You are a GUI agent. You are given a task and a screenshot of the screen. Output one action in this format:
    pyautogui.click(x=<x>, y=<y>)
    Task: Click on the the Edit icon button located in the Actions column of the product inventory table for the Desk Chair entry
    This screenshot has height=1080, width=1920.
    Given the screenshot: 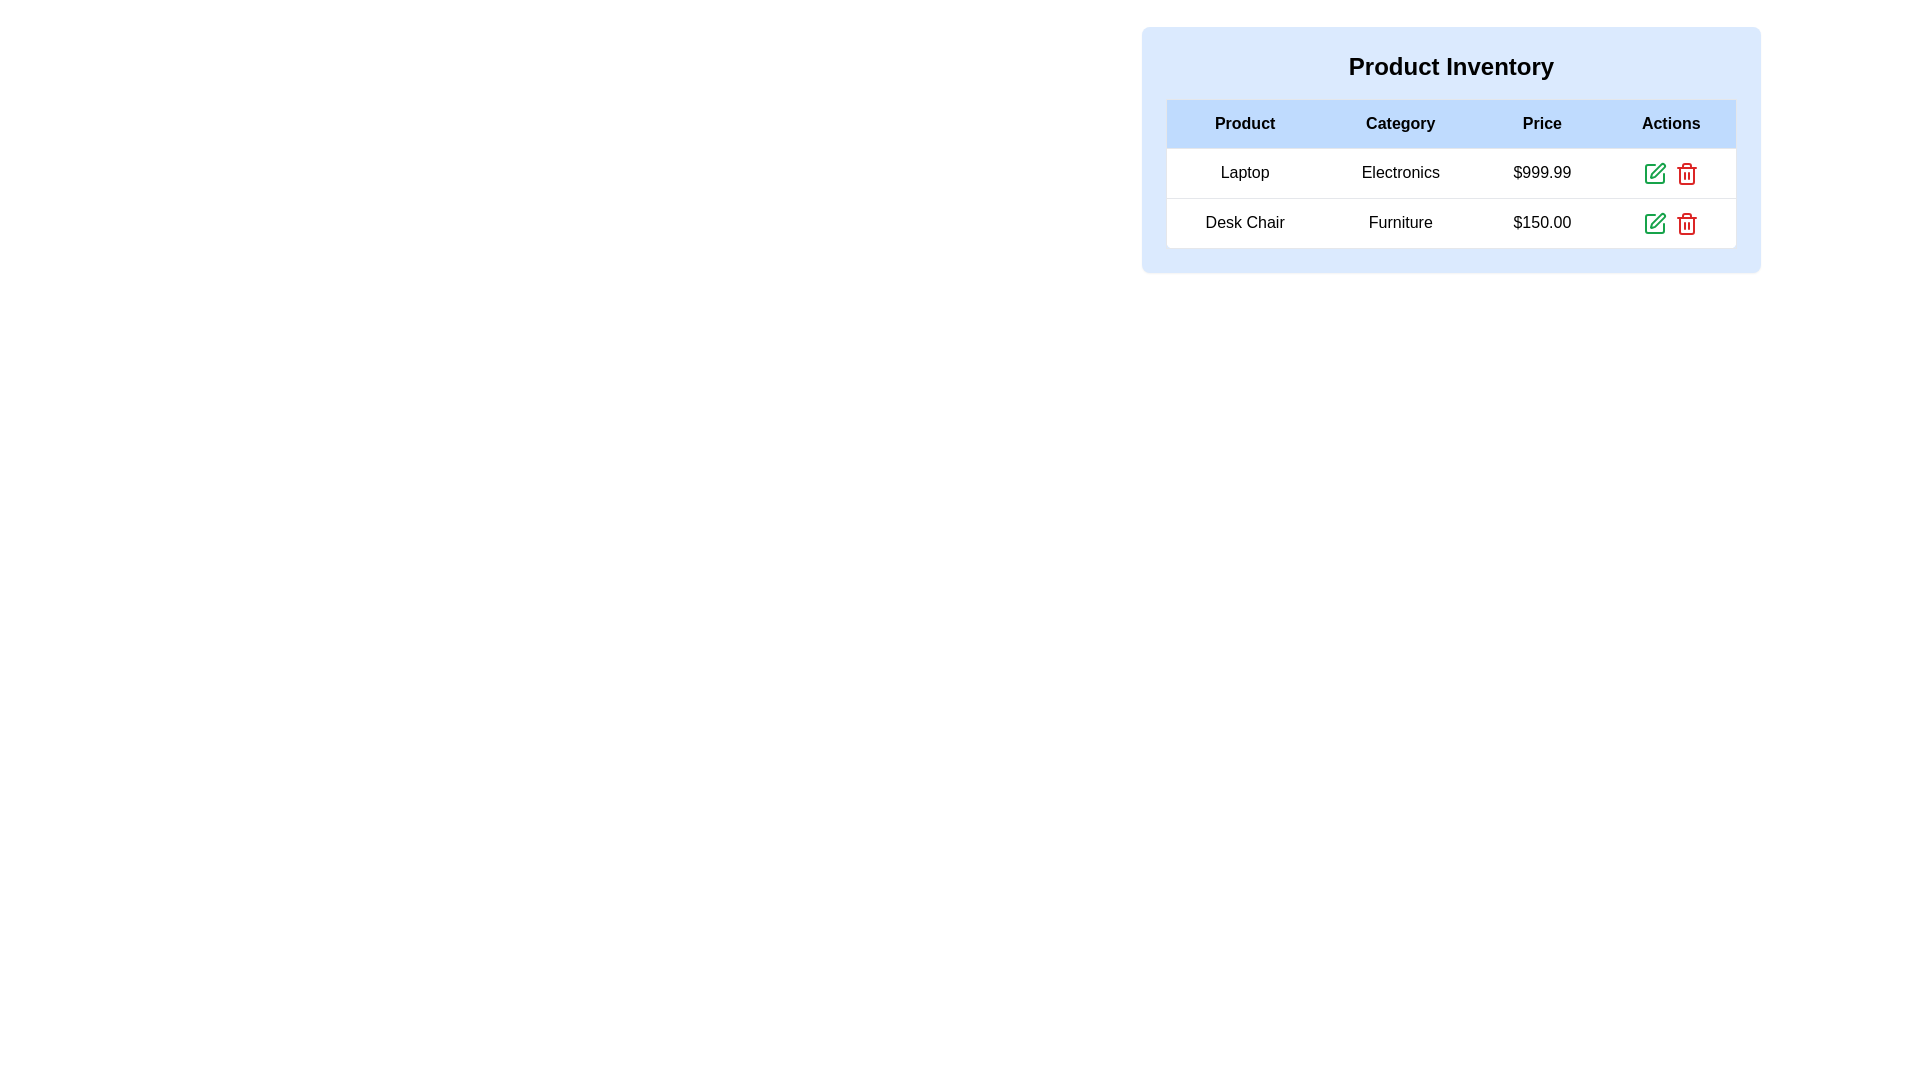 What is the action you would take?
    pyautogui.click(x=1658, y=220)
    